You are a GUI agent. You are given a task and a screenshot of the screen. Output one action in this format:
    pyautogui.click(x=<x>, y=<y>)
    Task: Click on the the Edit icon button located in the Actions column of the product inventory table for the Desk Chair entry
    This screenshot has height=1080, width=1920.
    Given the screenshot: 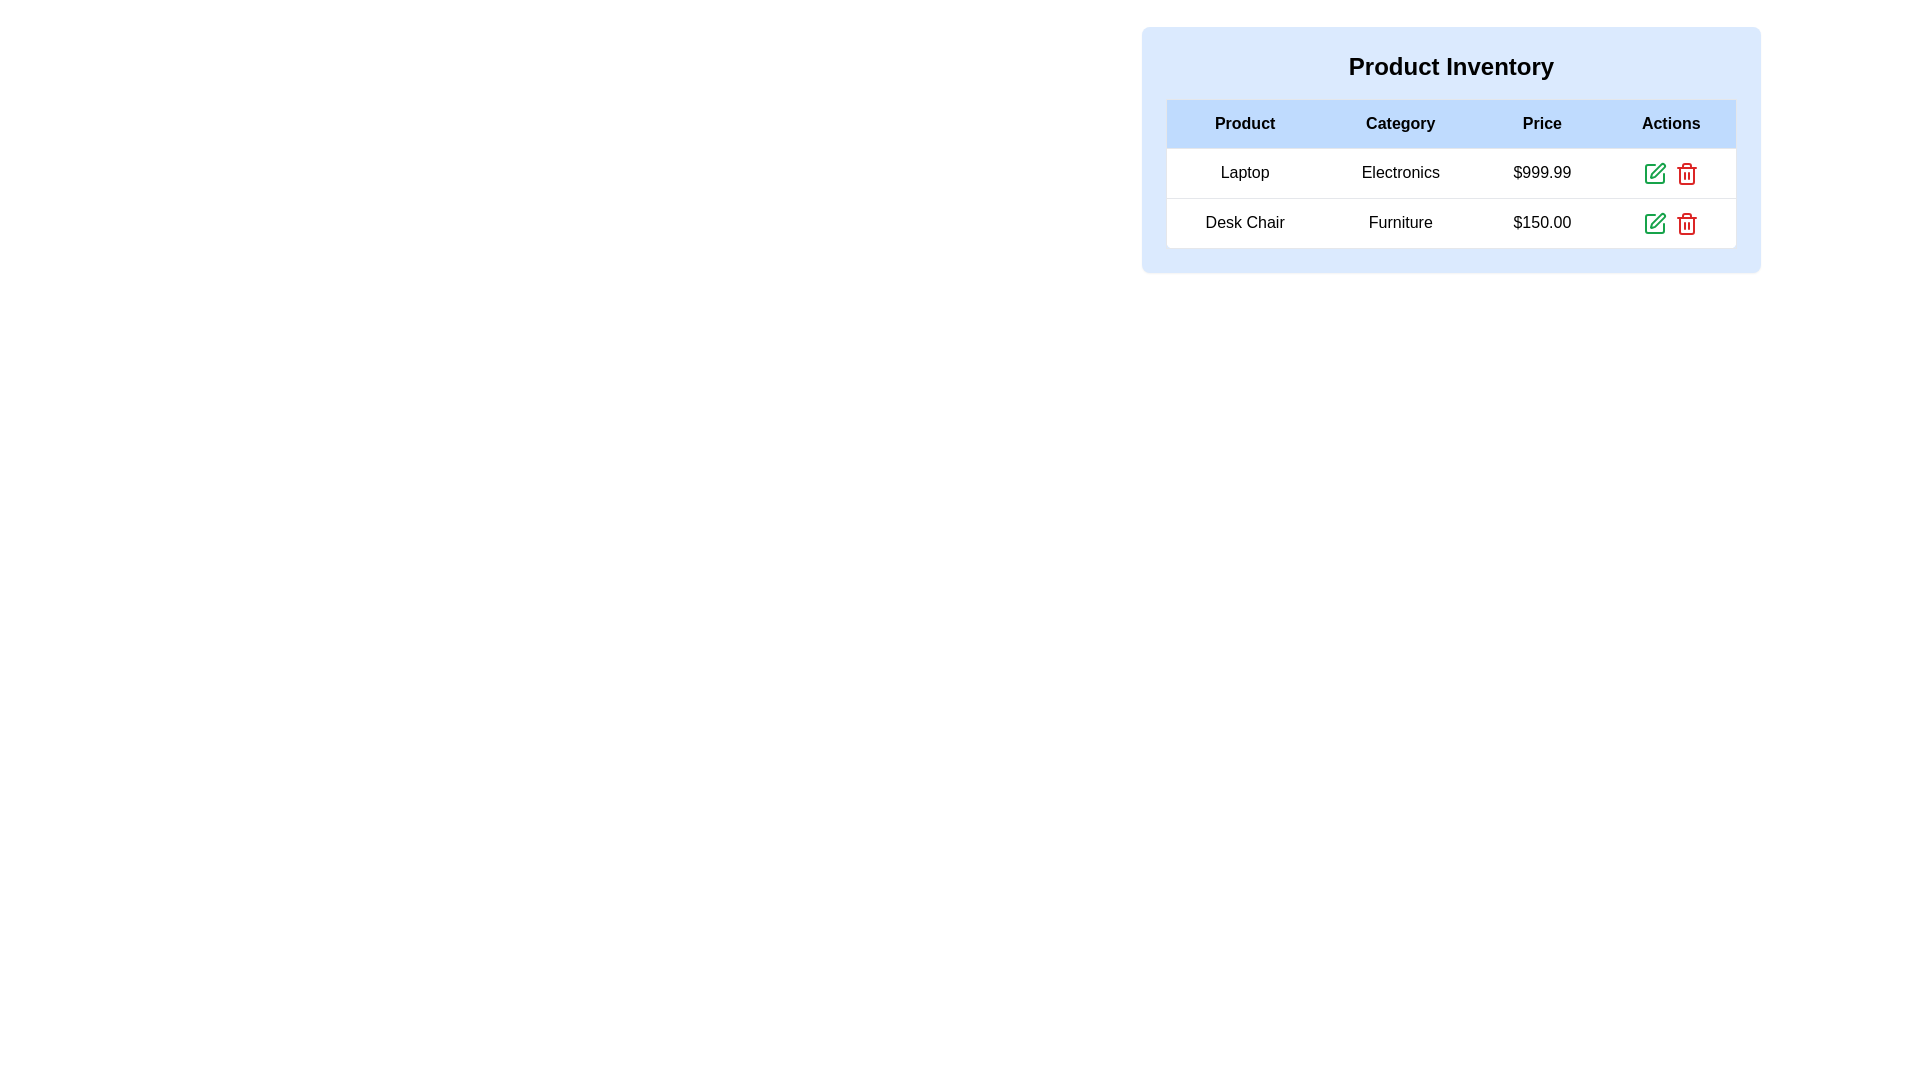 What is the action you would take?
    pyautogui.click(x=1658, y=220)
    